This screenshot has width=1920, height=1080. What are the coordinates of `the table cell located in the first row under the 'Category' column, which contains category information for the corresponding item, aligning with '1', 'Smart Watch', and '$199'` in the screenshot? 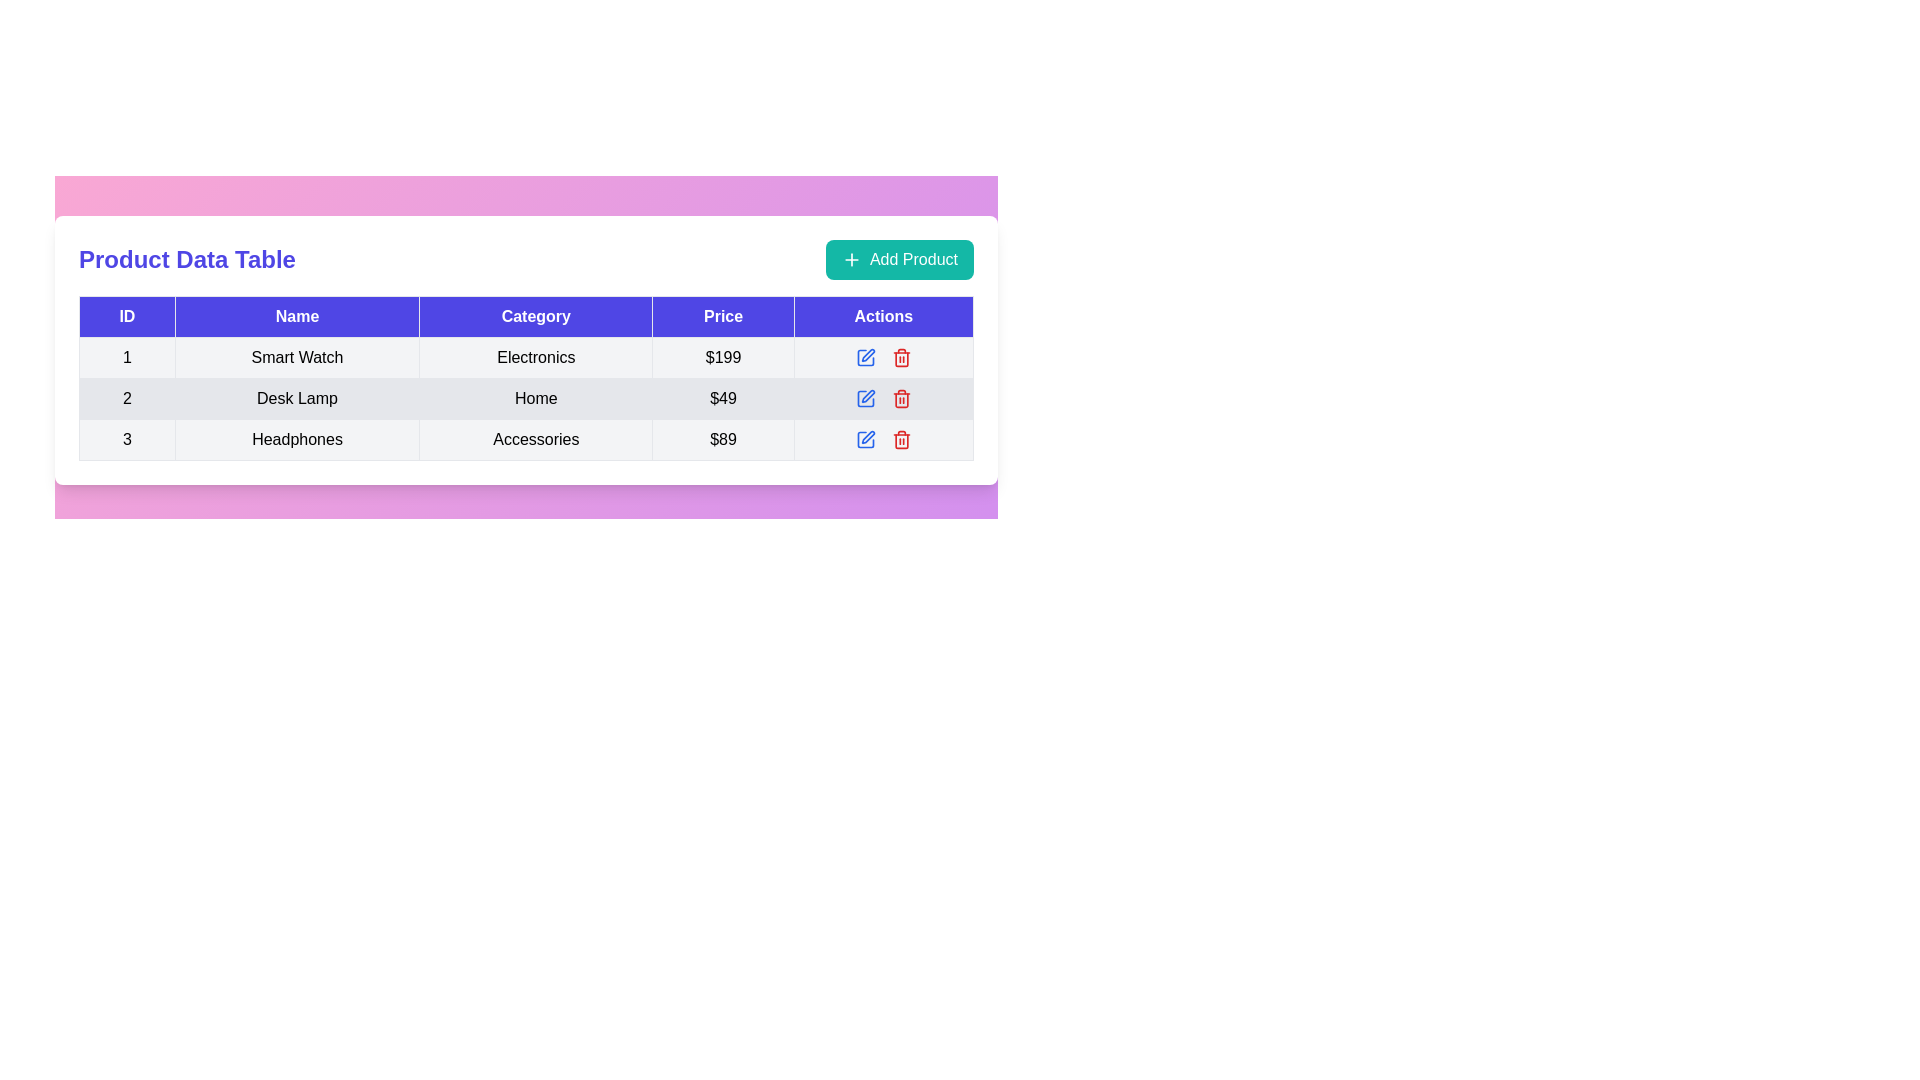 It's located at (536, 357).